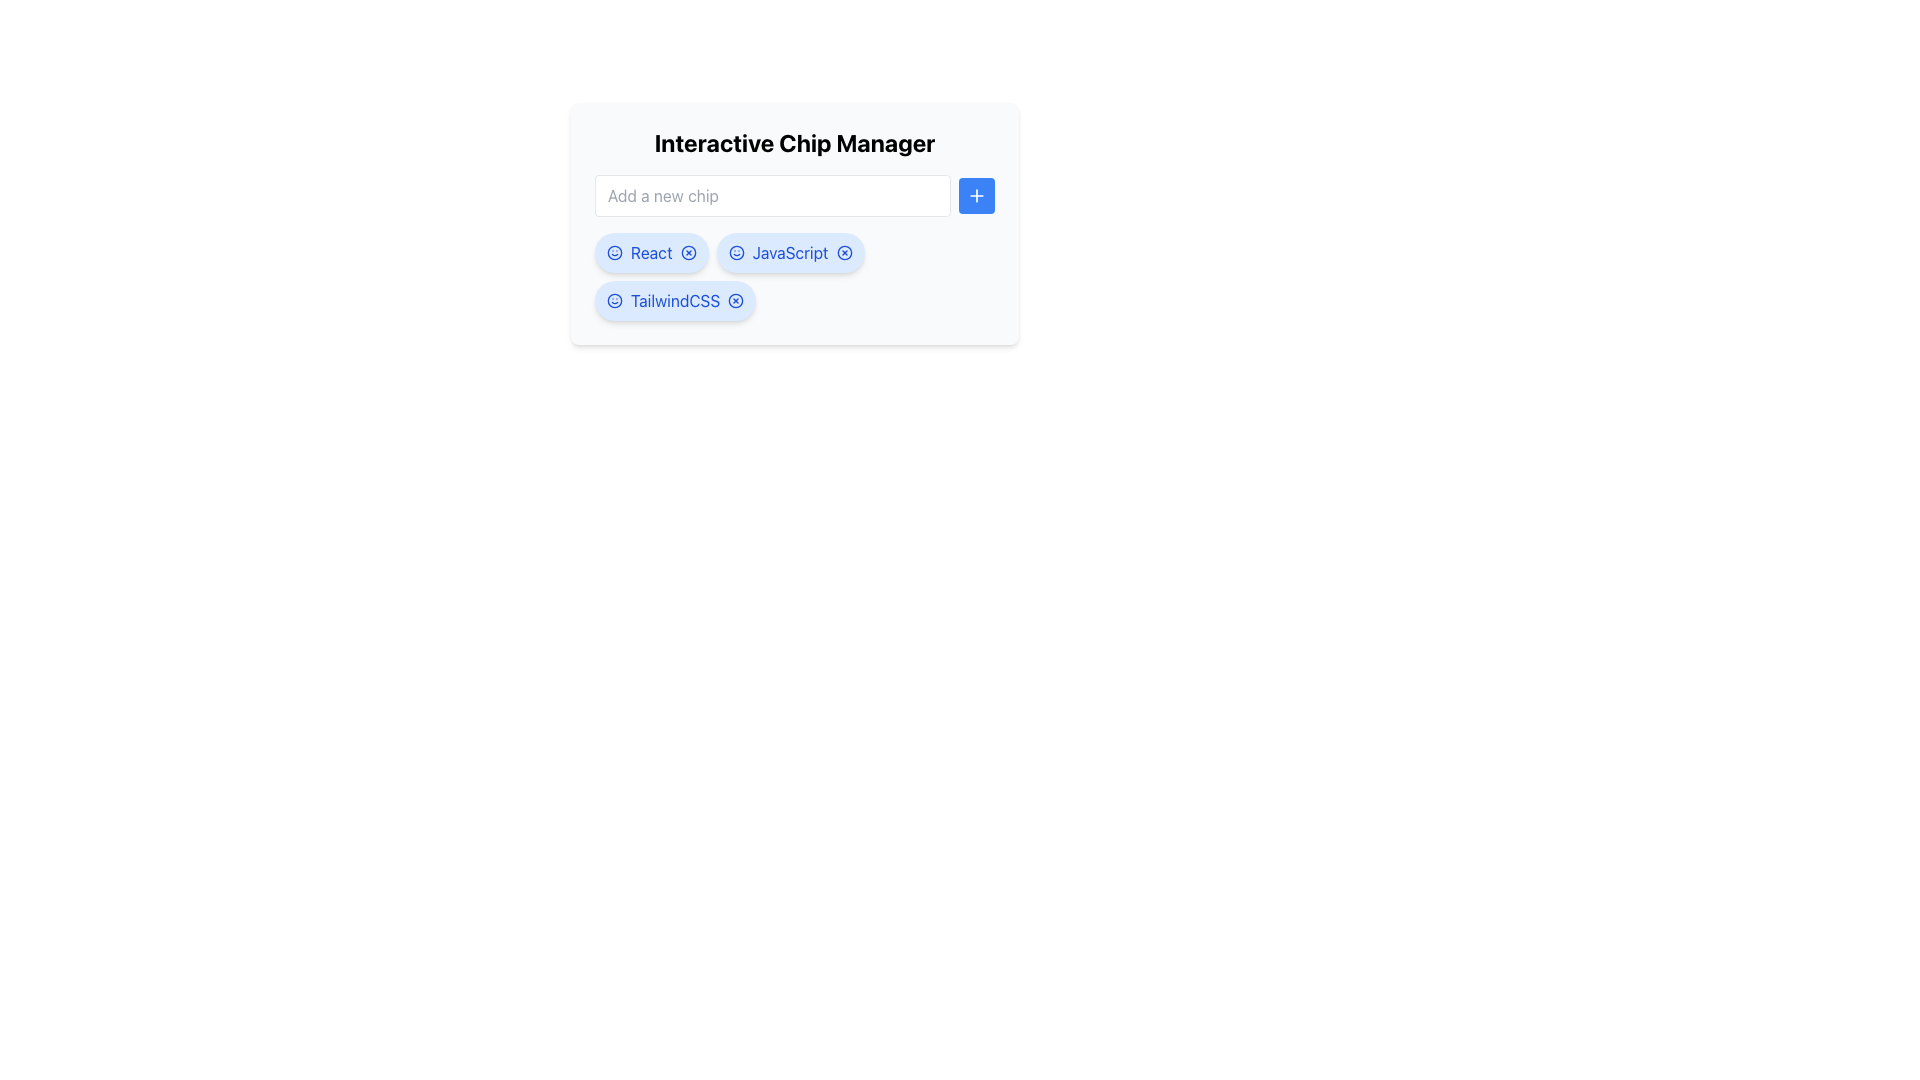 The width and height of the screenshot is (1920, 1080). What do you see at coordinates (735, 300) in the screenshot?
I see `the center of the circular close icon button located at the far right of the 'TailwindCSS' chip` at bounding box center [735, 300].